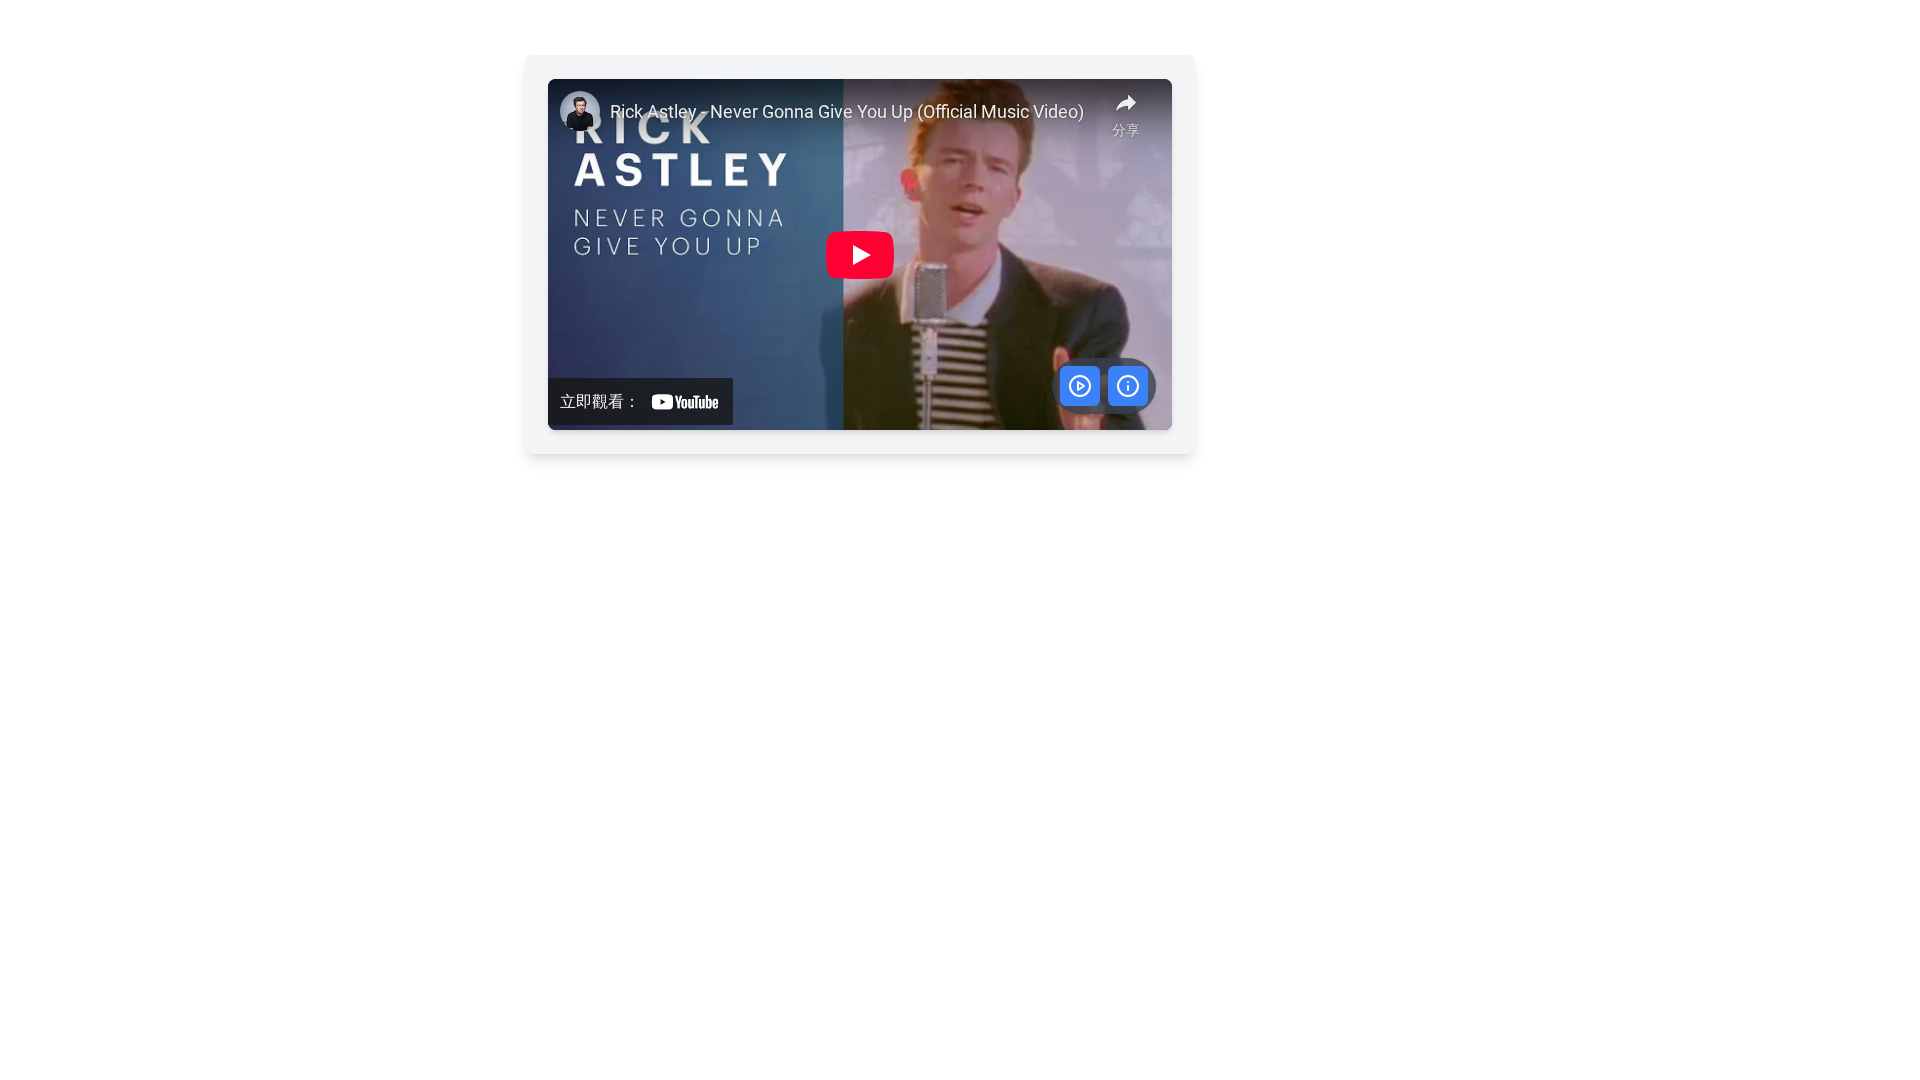 This screenshot has width=1920, height=1080. What do you see at coordinates (1127, 385) in the screenshot?
I see `the circular blue information icon with an outlined border located at the bottom-right area of the card layout` at bounding box center [1127, 385].